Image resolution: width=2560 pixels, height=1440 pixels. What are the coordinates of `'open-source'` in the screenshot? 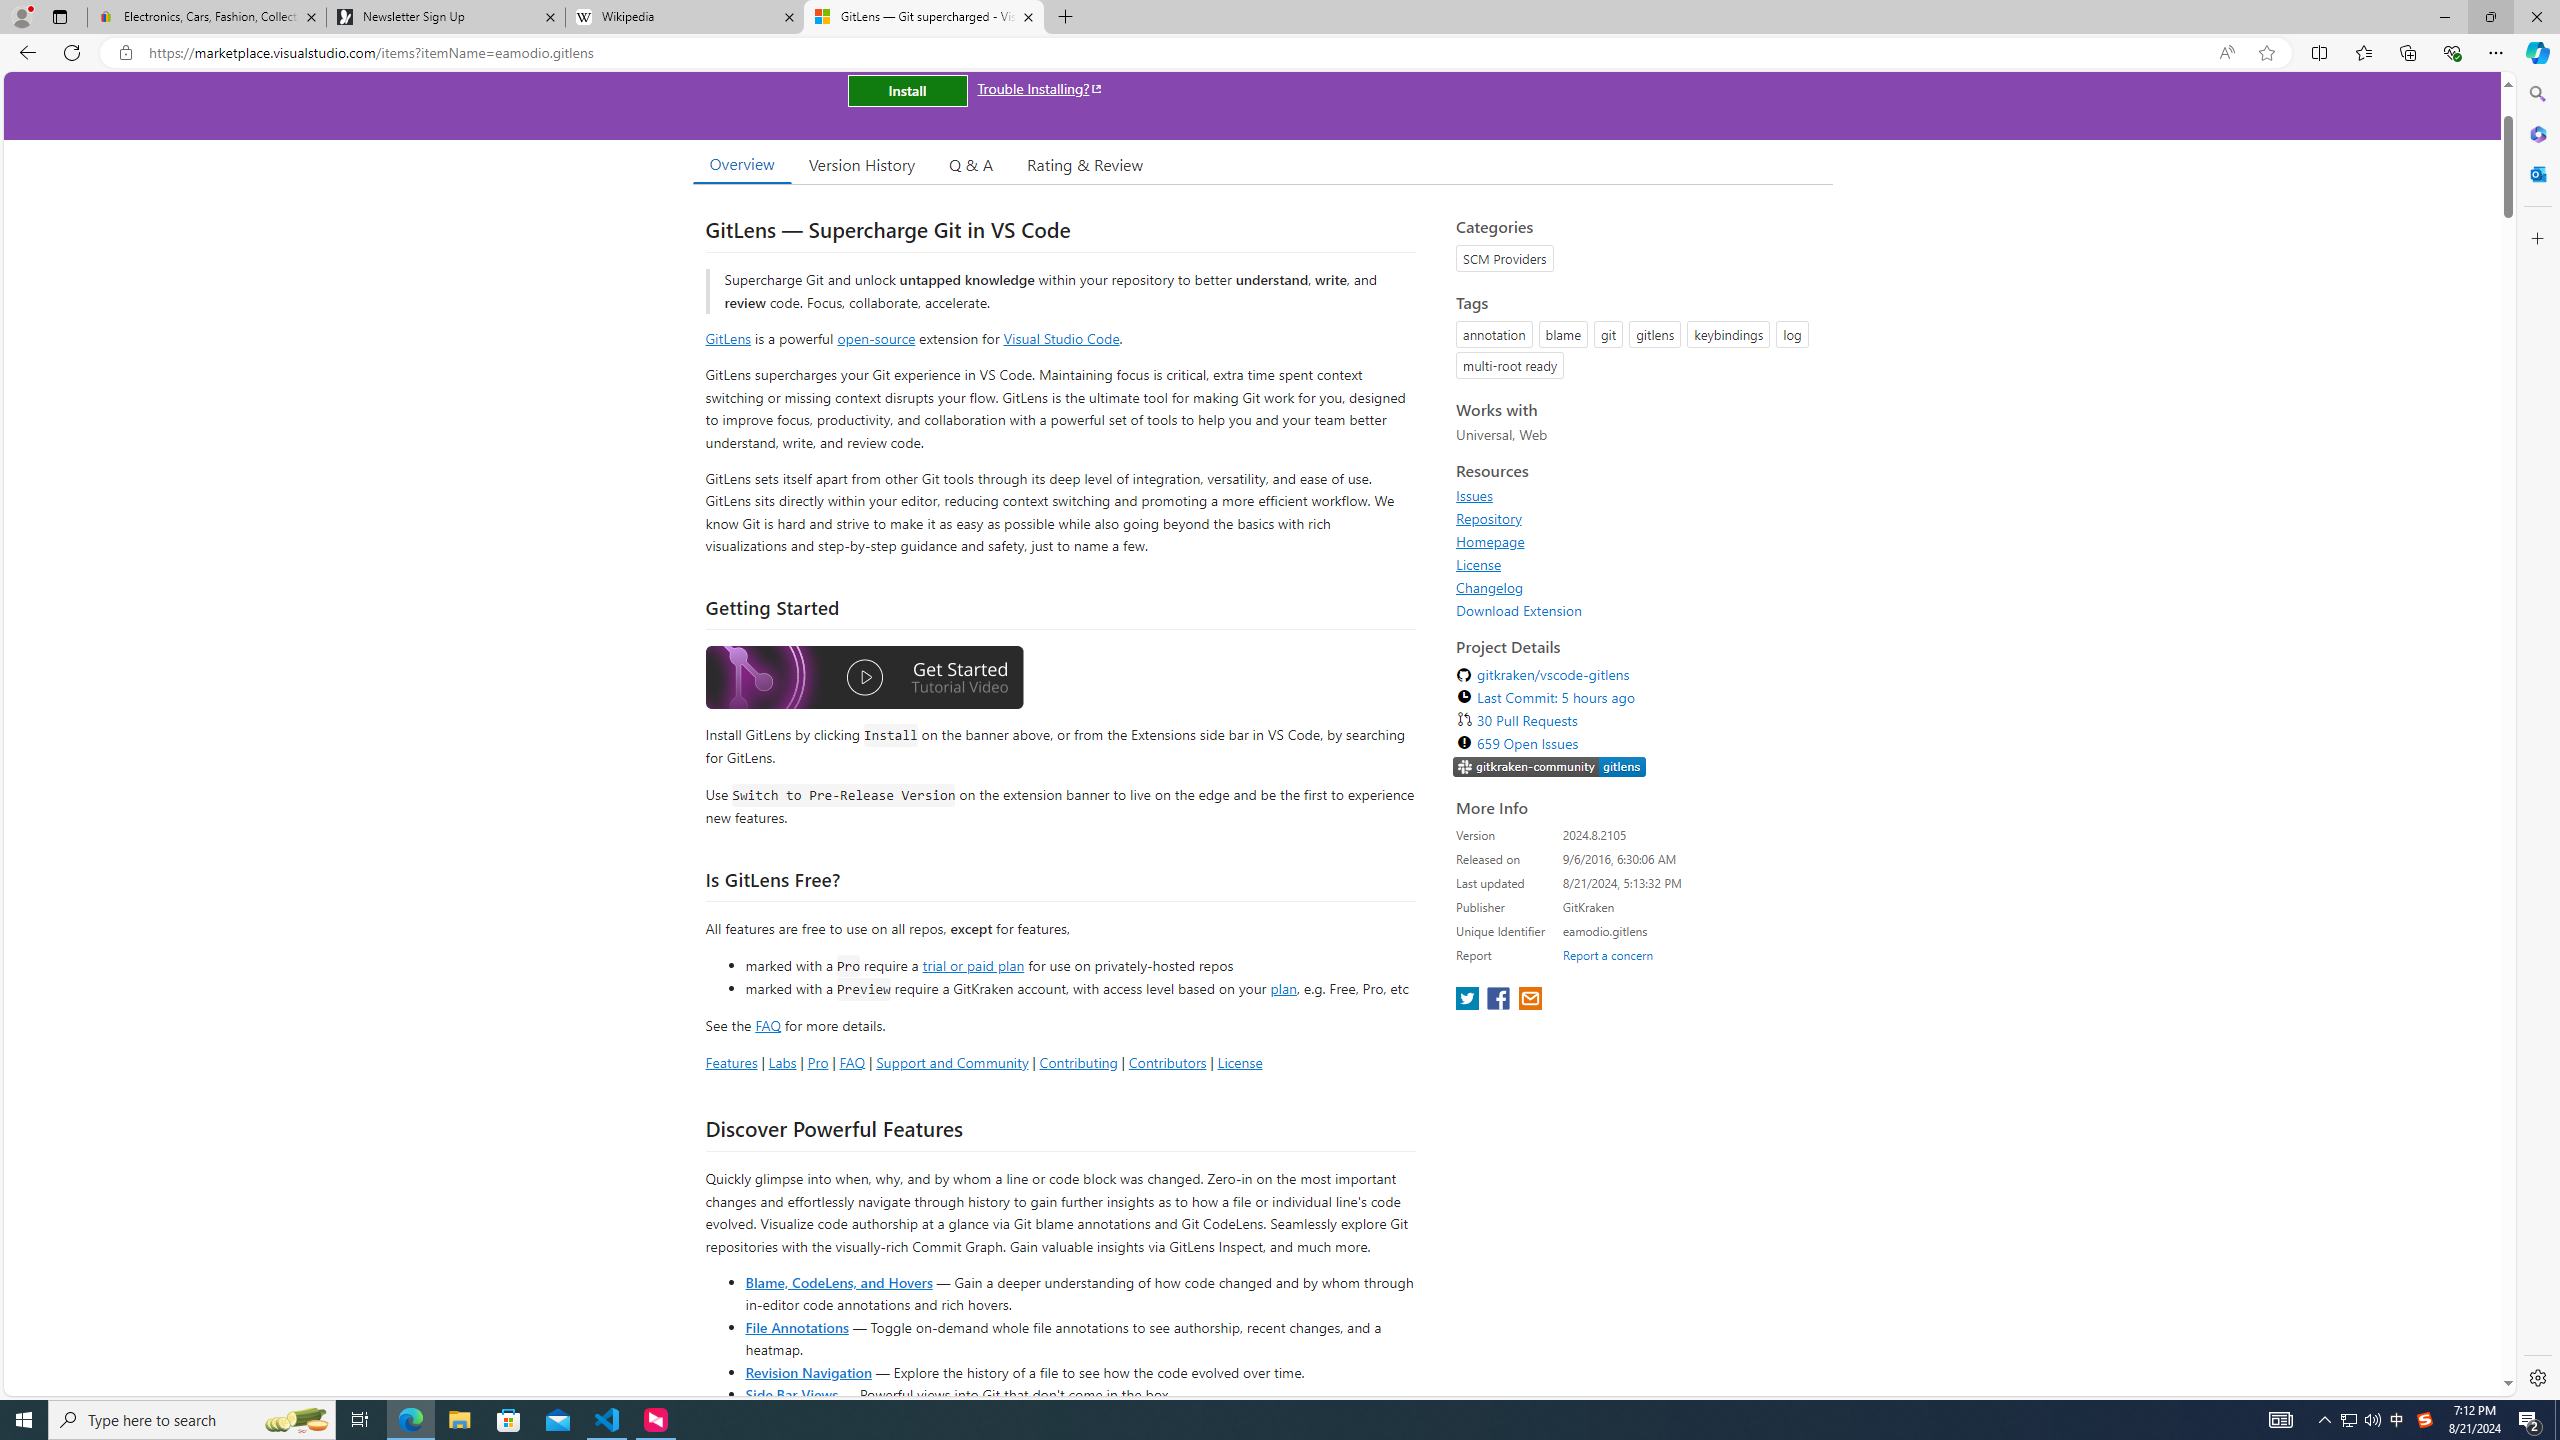 It's located at (876, 337).